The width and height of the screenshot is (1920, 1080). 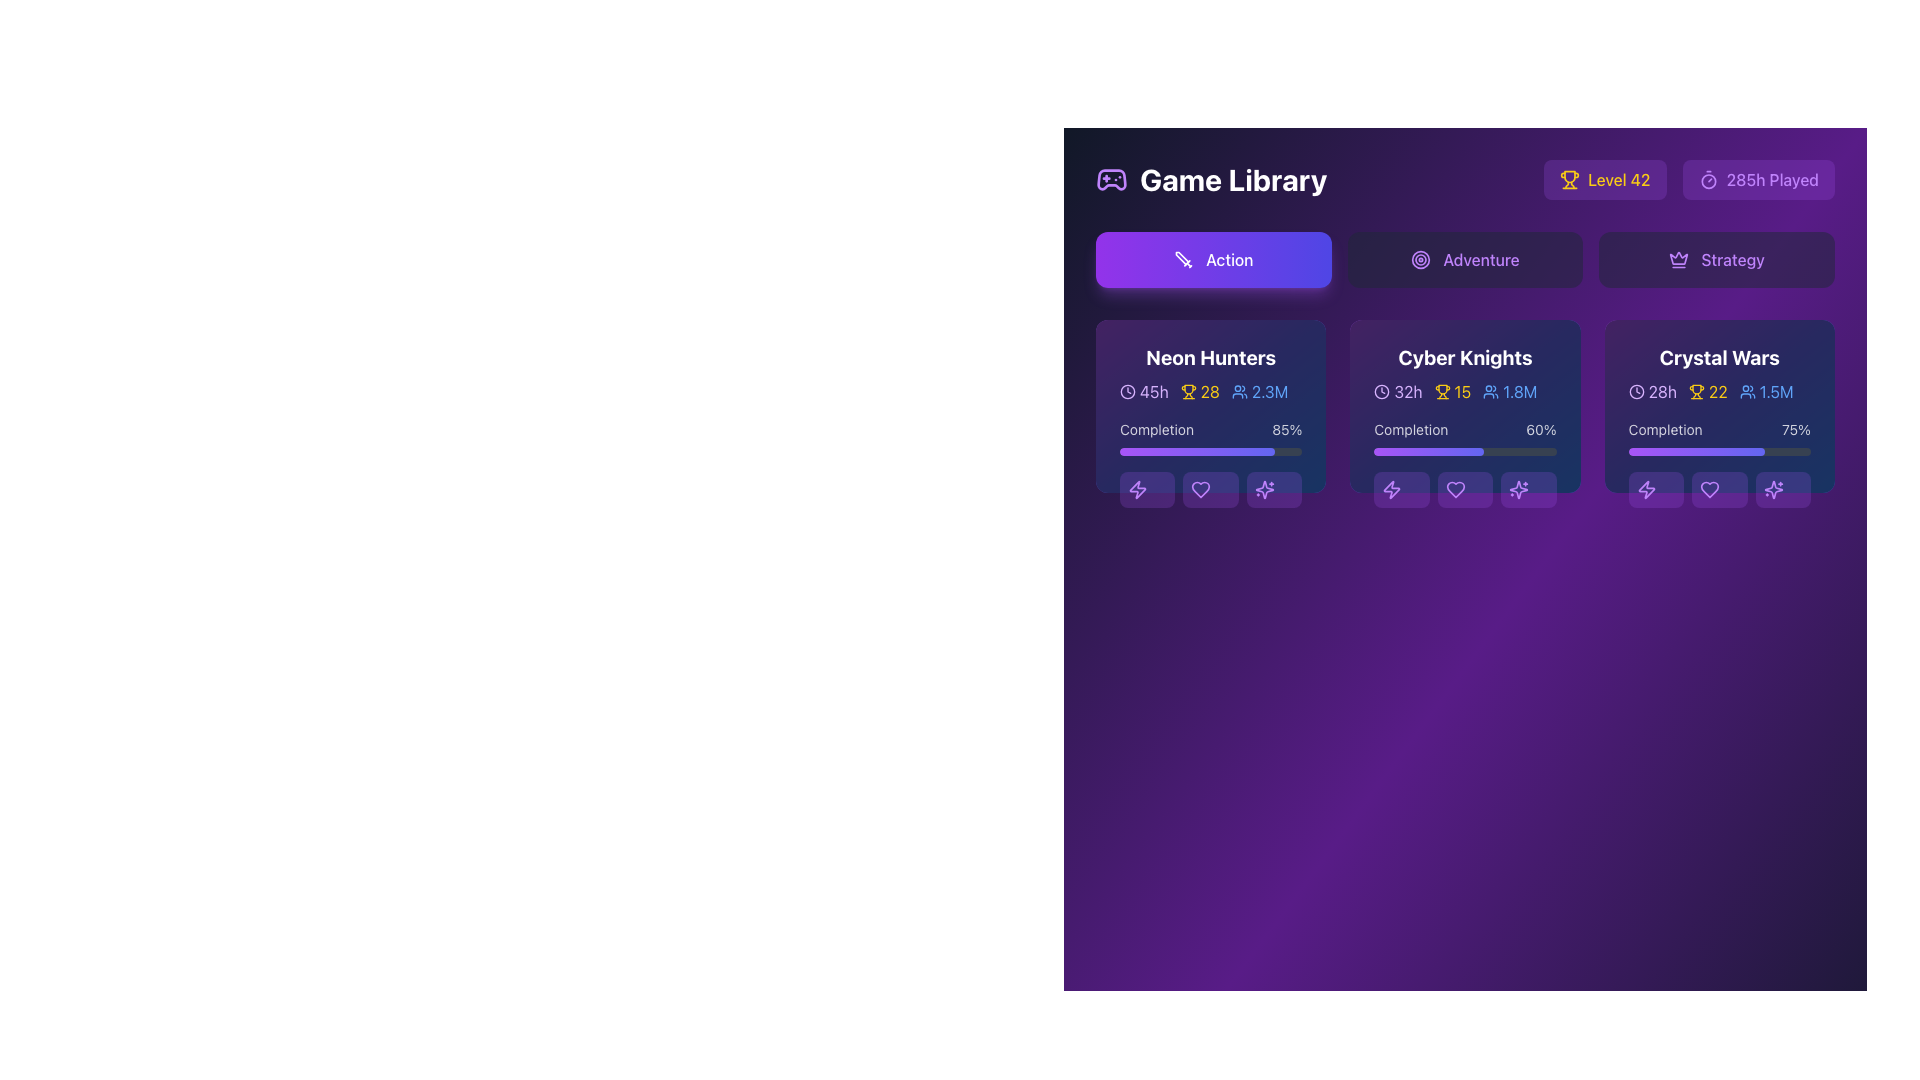 What do you see at coordinates (1569, 176) in the screenshot?
I see `the yellowish trophy icon indicating 'Level 42' located at the top-right corner of the user interface` at bounding box center [1569, 176].